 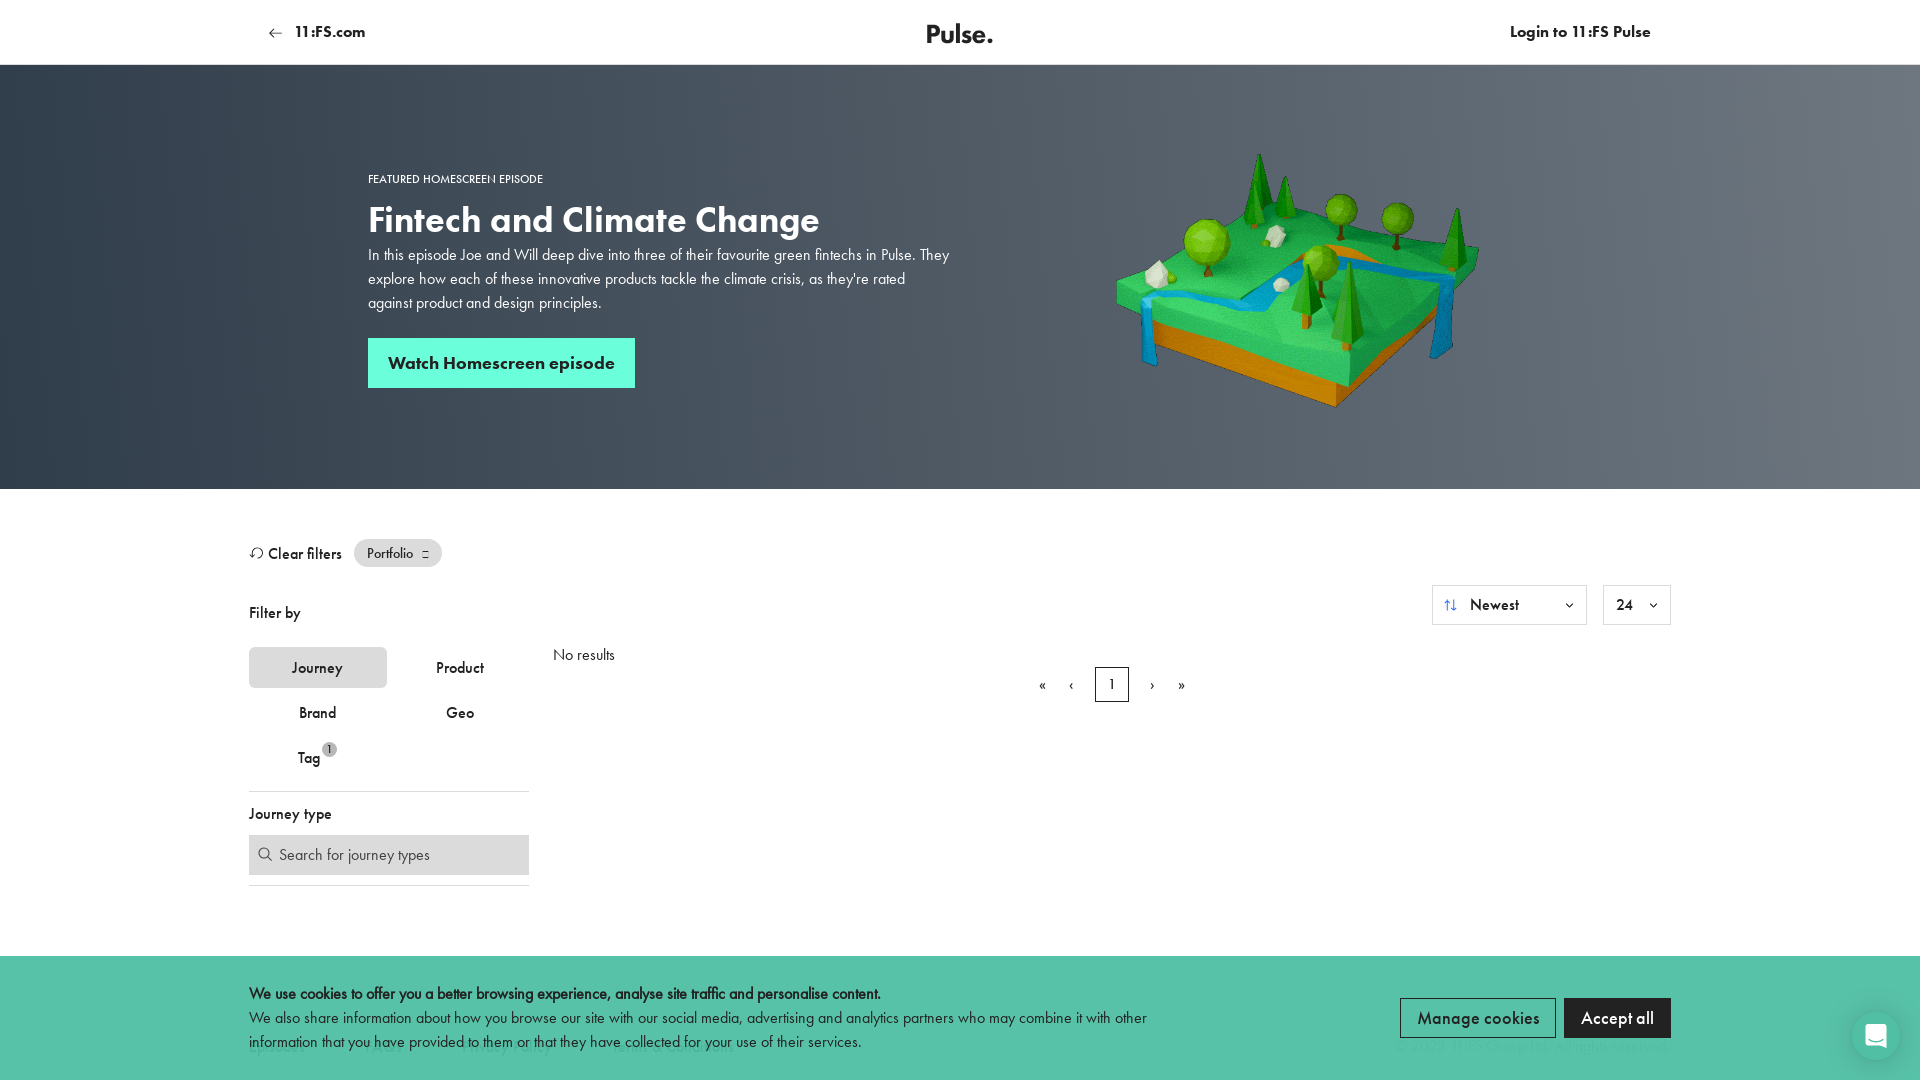 I want to click on 'Episodes', so click(x=248, y=1045).